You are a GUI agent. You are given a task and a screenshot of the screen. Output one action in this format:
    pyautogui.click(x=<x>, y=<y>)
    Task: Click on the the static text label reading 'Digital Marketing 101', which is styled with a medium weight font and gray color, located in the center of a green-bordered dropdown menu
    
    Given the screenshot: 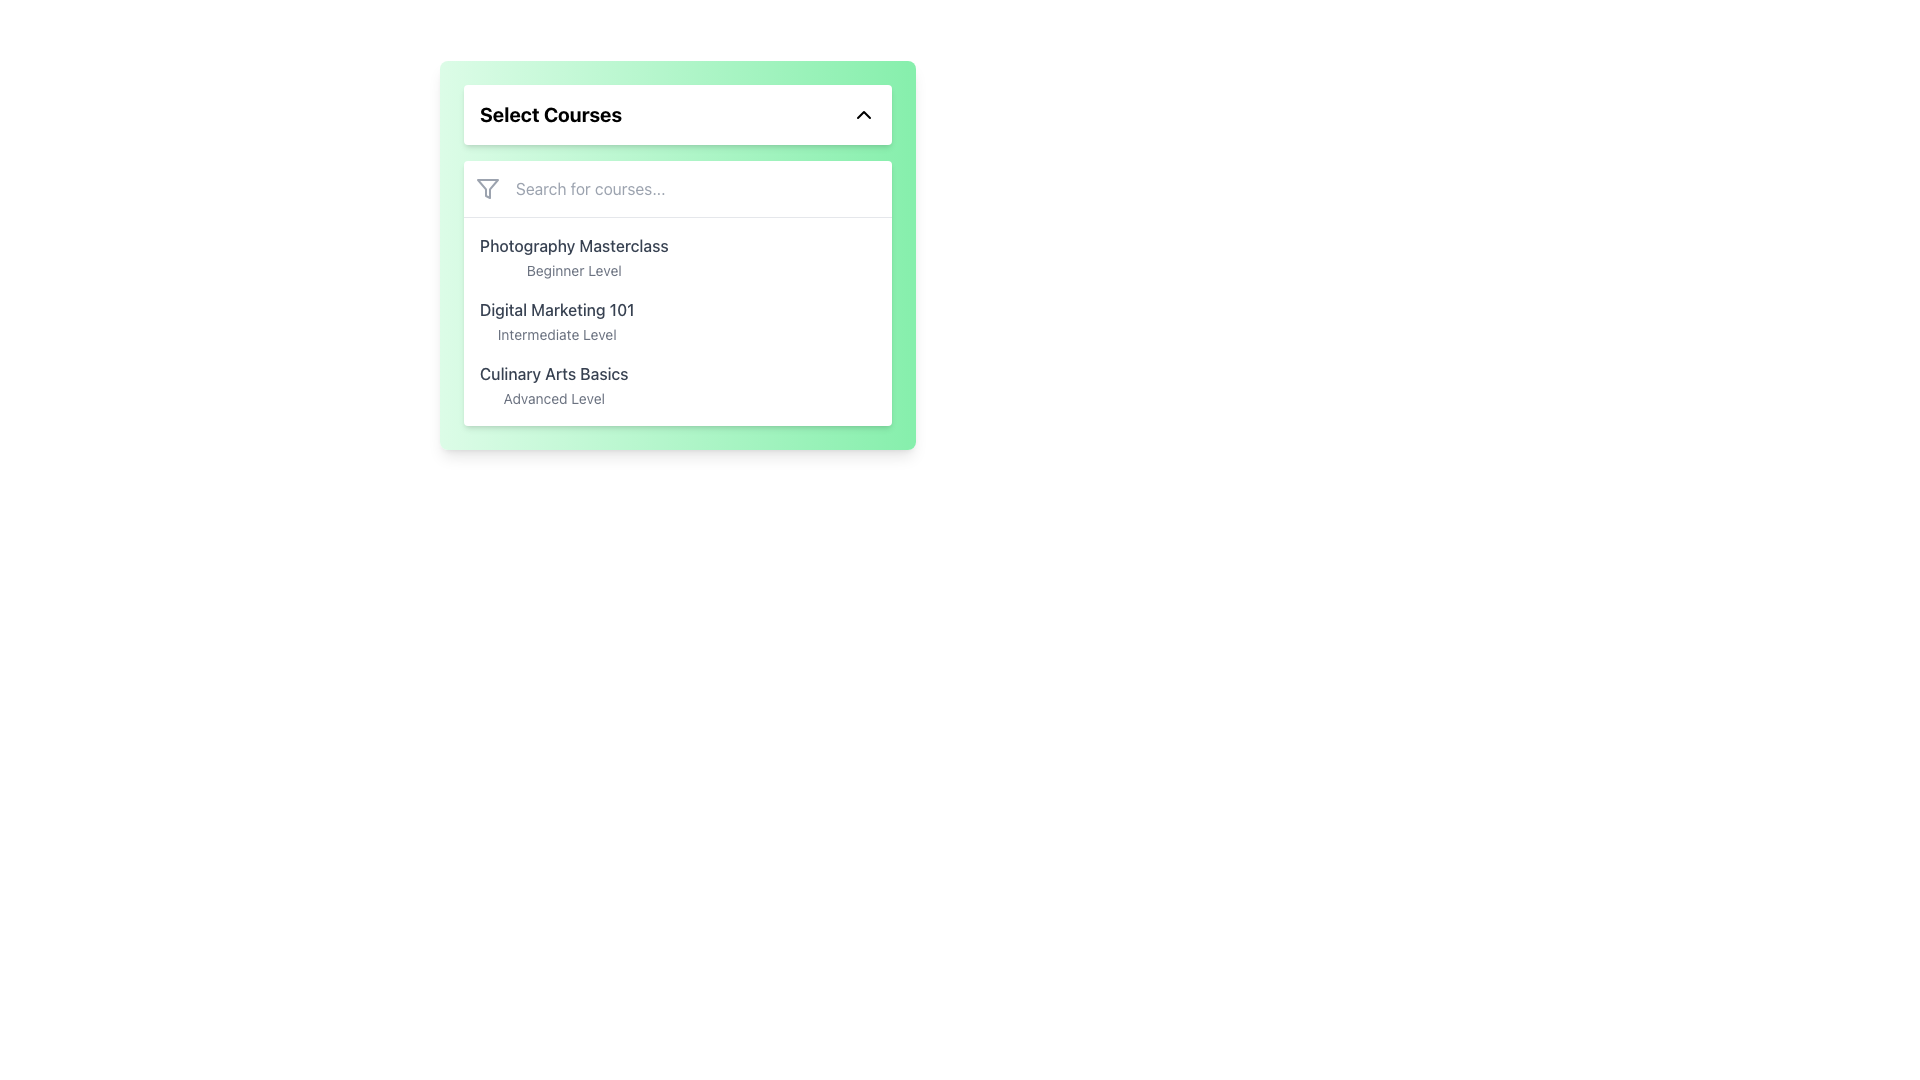 What is the action you would take?
    pyautogui.click(x=557, y=309)
    